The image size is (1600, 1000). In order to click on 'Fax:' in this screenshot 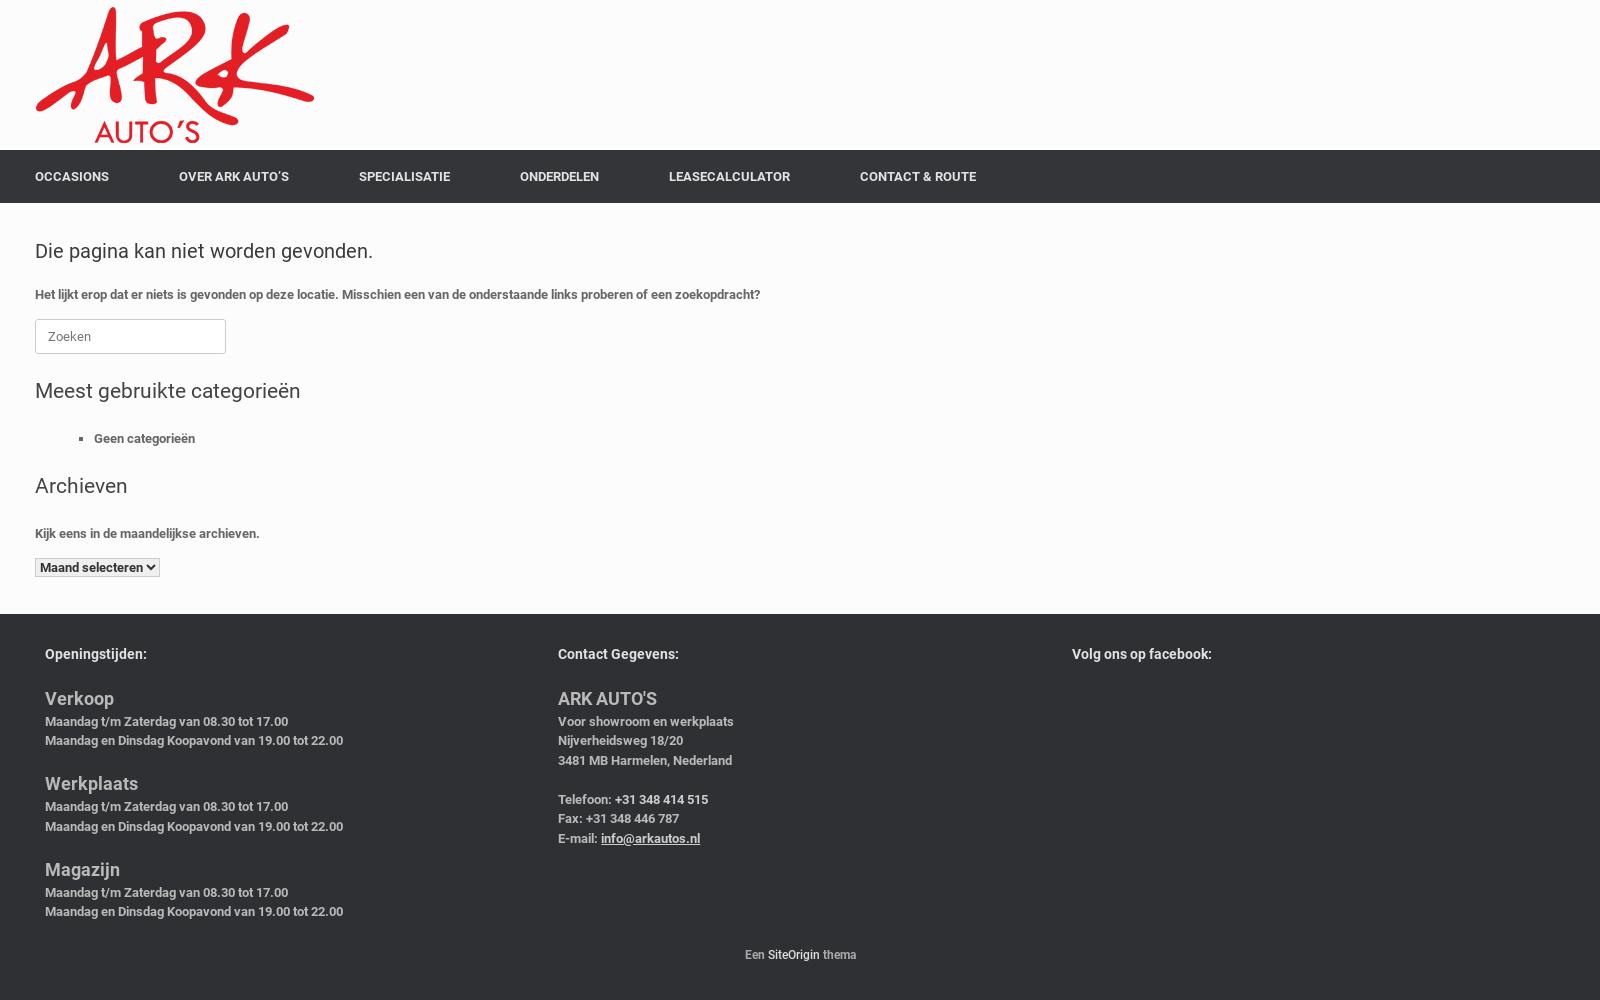, I will do `click(569, 817)`.